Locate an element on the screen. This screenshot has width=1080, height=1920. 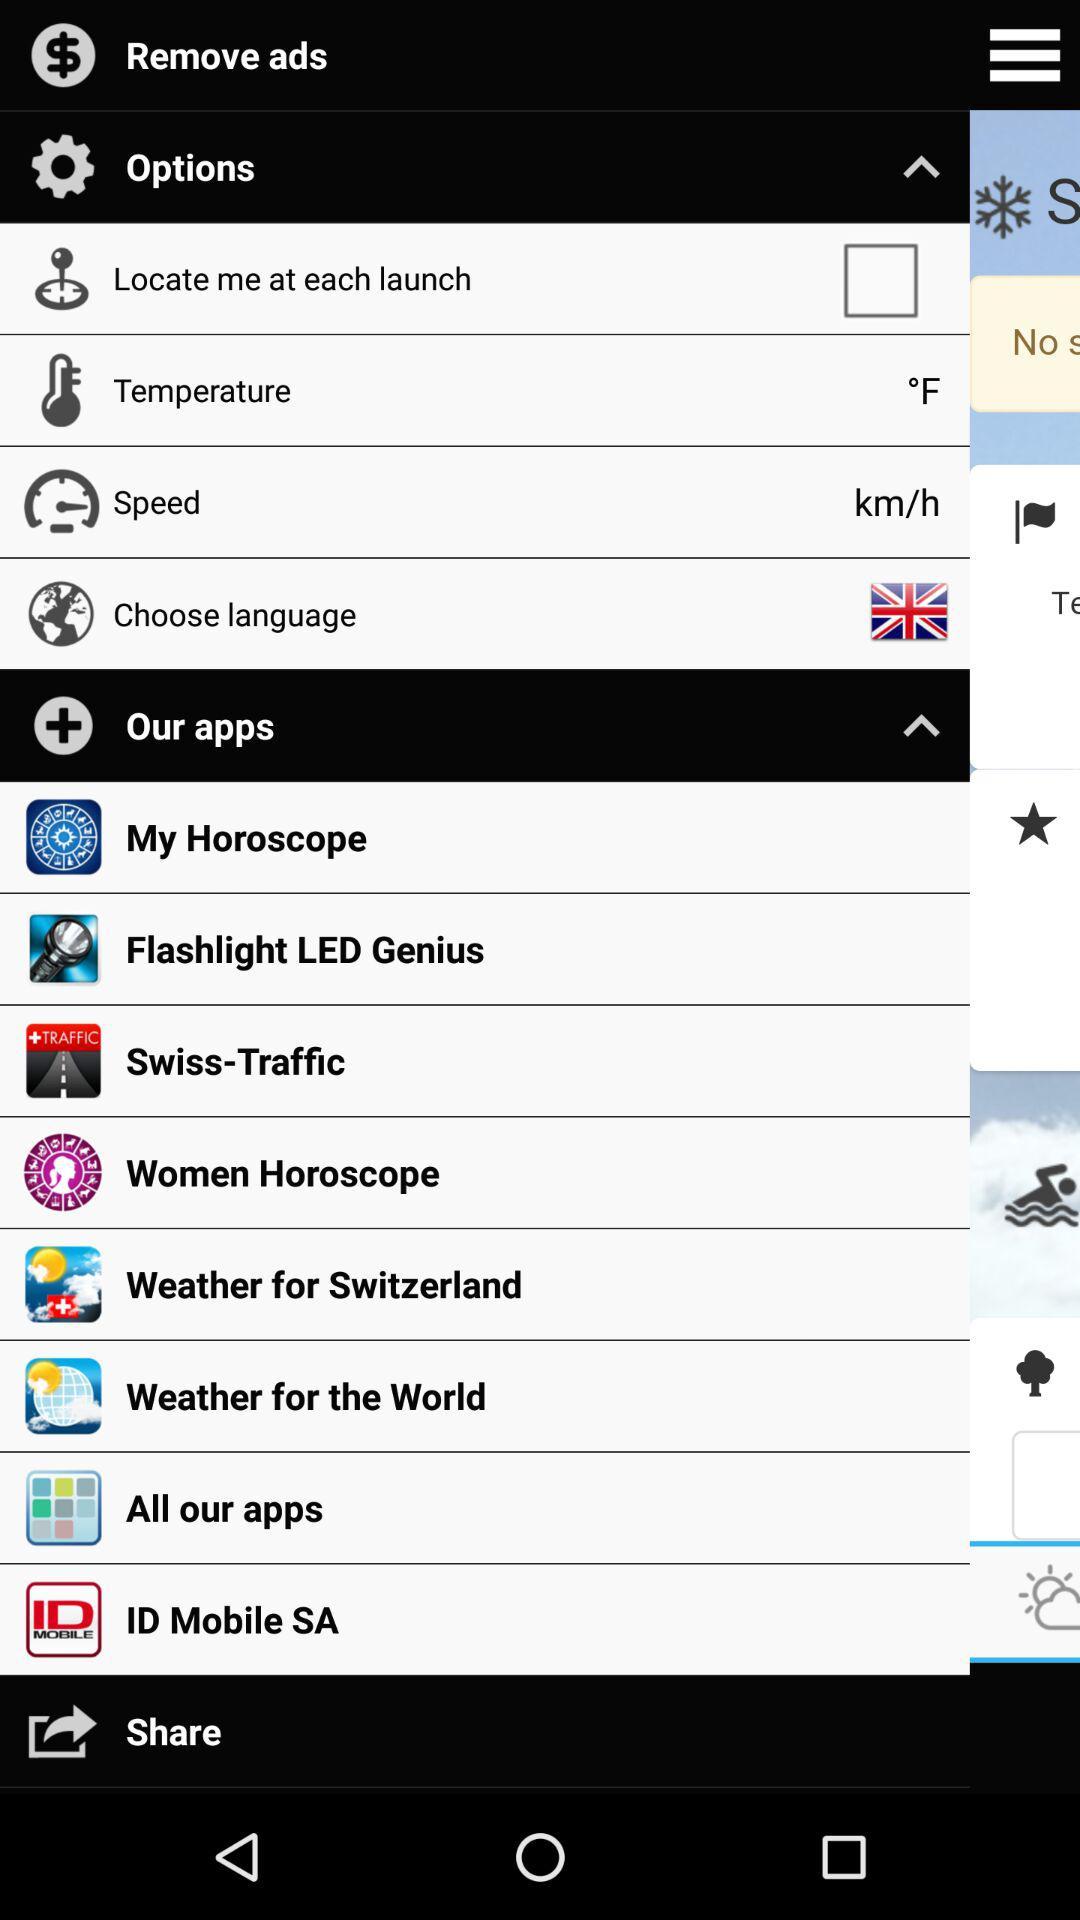
the my horoscope item is located at coordinates (536, 836).